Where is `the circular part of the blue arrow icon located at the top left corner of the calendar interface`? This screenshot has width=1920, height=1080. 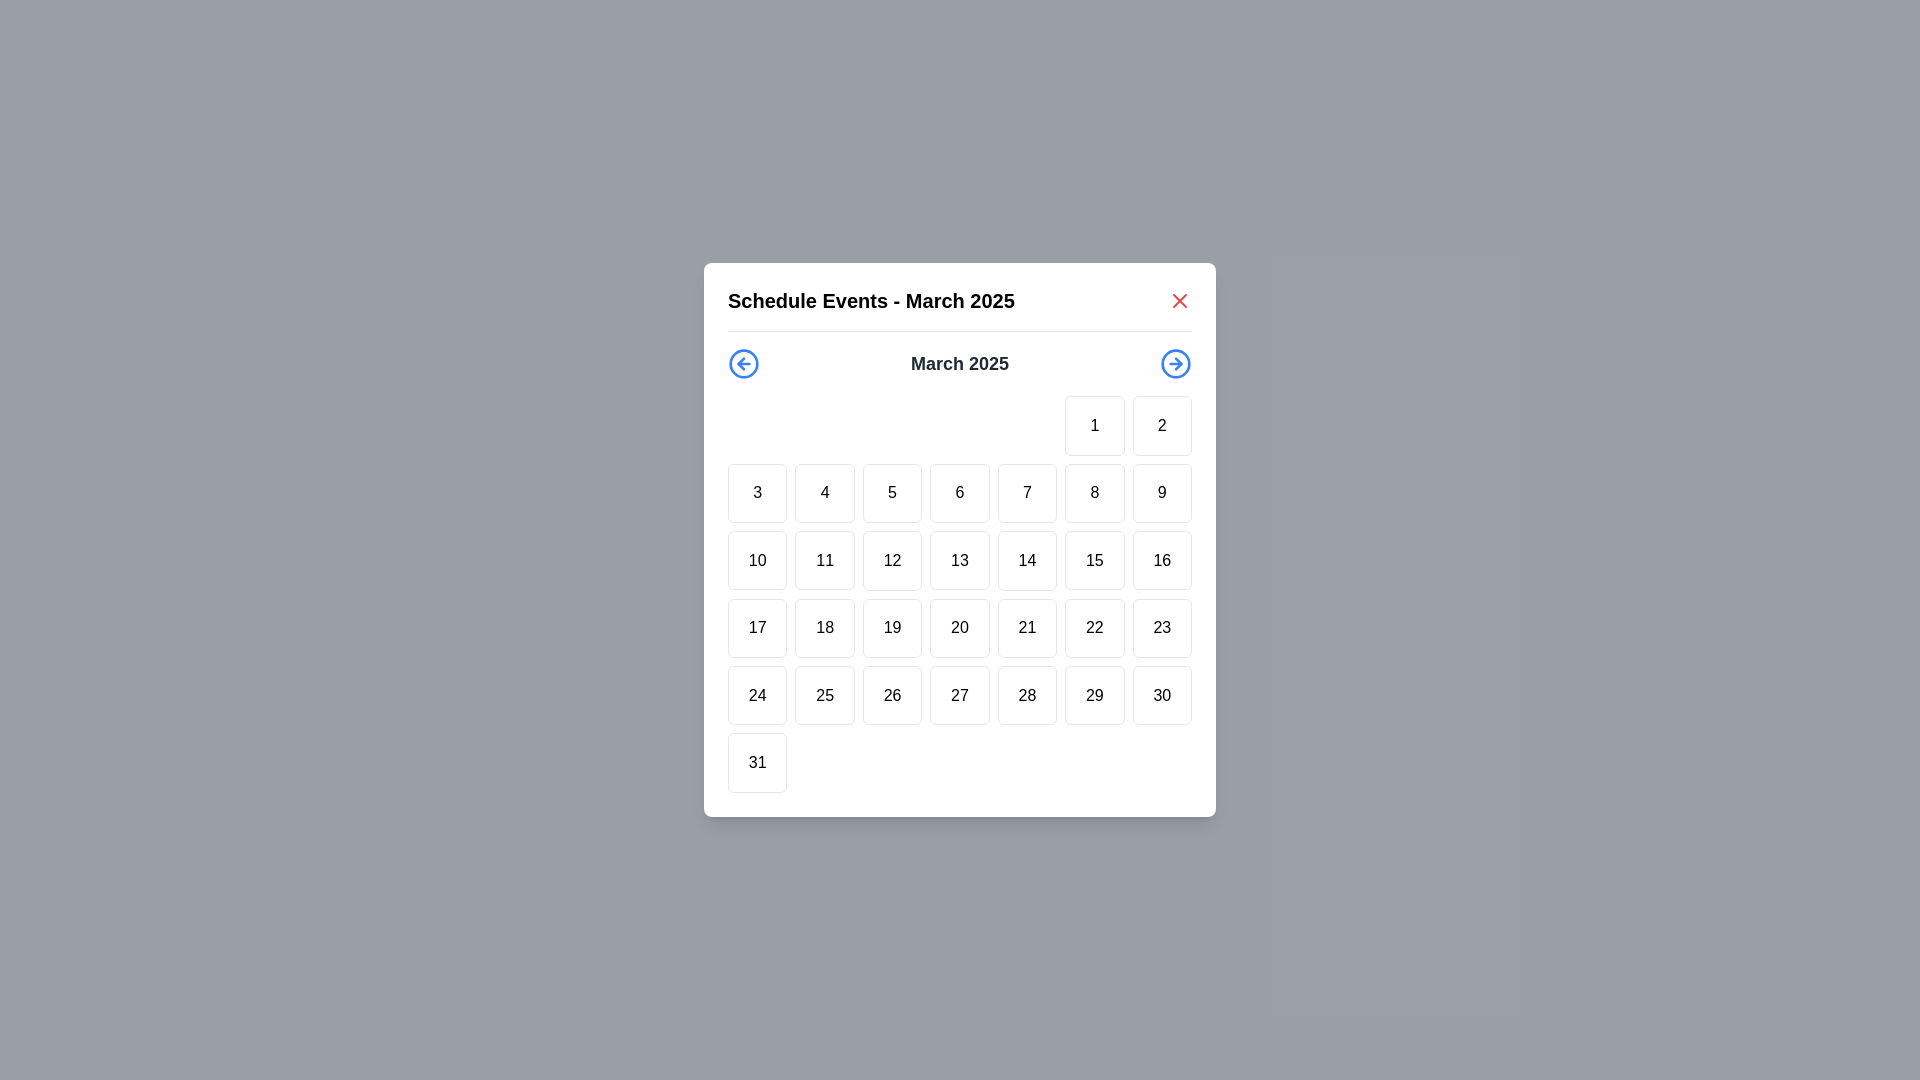
the circular part of the blue arrow icon located at the top left corner of the calendar interface is located at coordinates (743, 363).